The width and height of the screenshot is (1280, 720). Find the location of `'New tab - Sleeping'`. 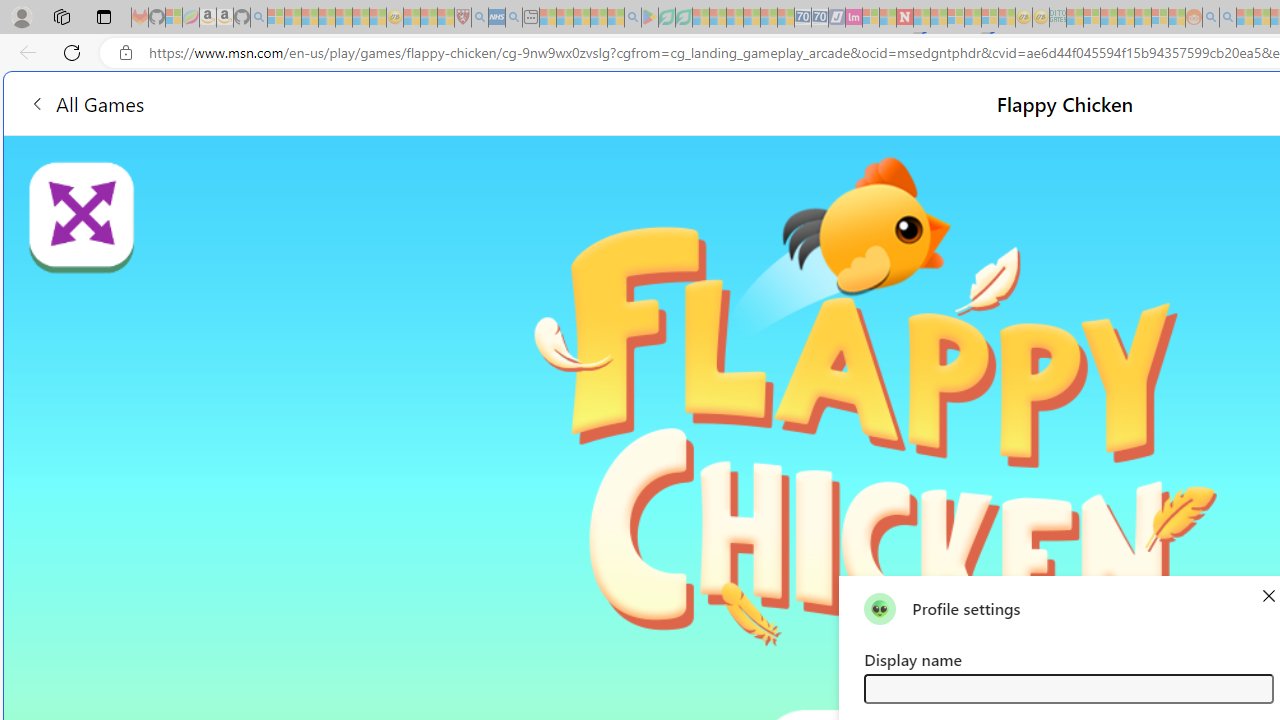

'New tab - Sleeping' is located at coordinates (531, 17).